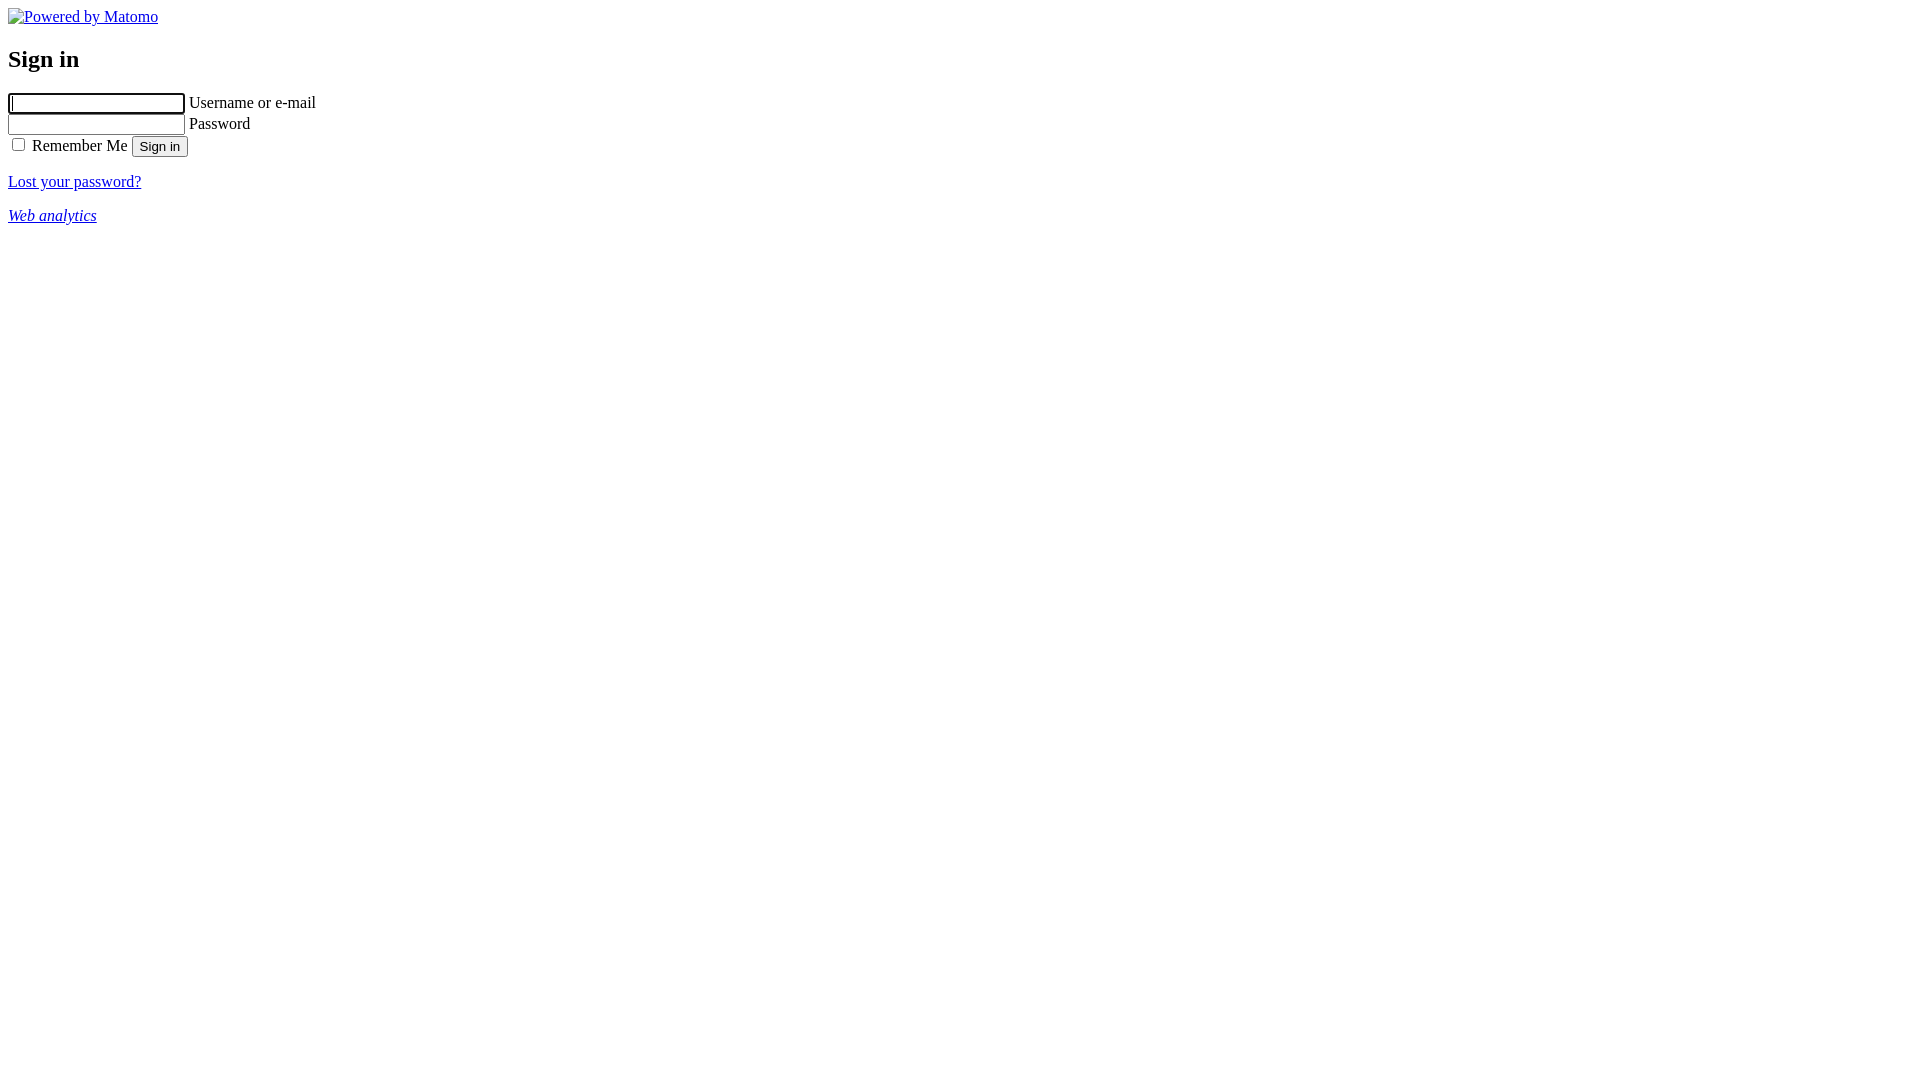 This screenshot has height=1080, width=1920. Describe the element at coordinates (160, 145) in the screenshot. I see `'Sign in'` at that location.